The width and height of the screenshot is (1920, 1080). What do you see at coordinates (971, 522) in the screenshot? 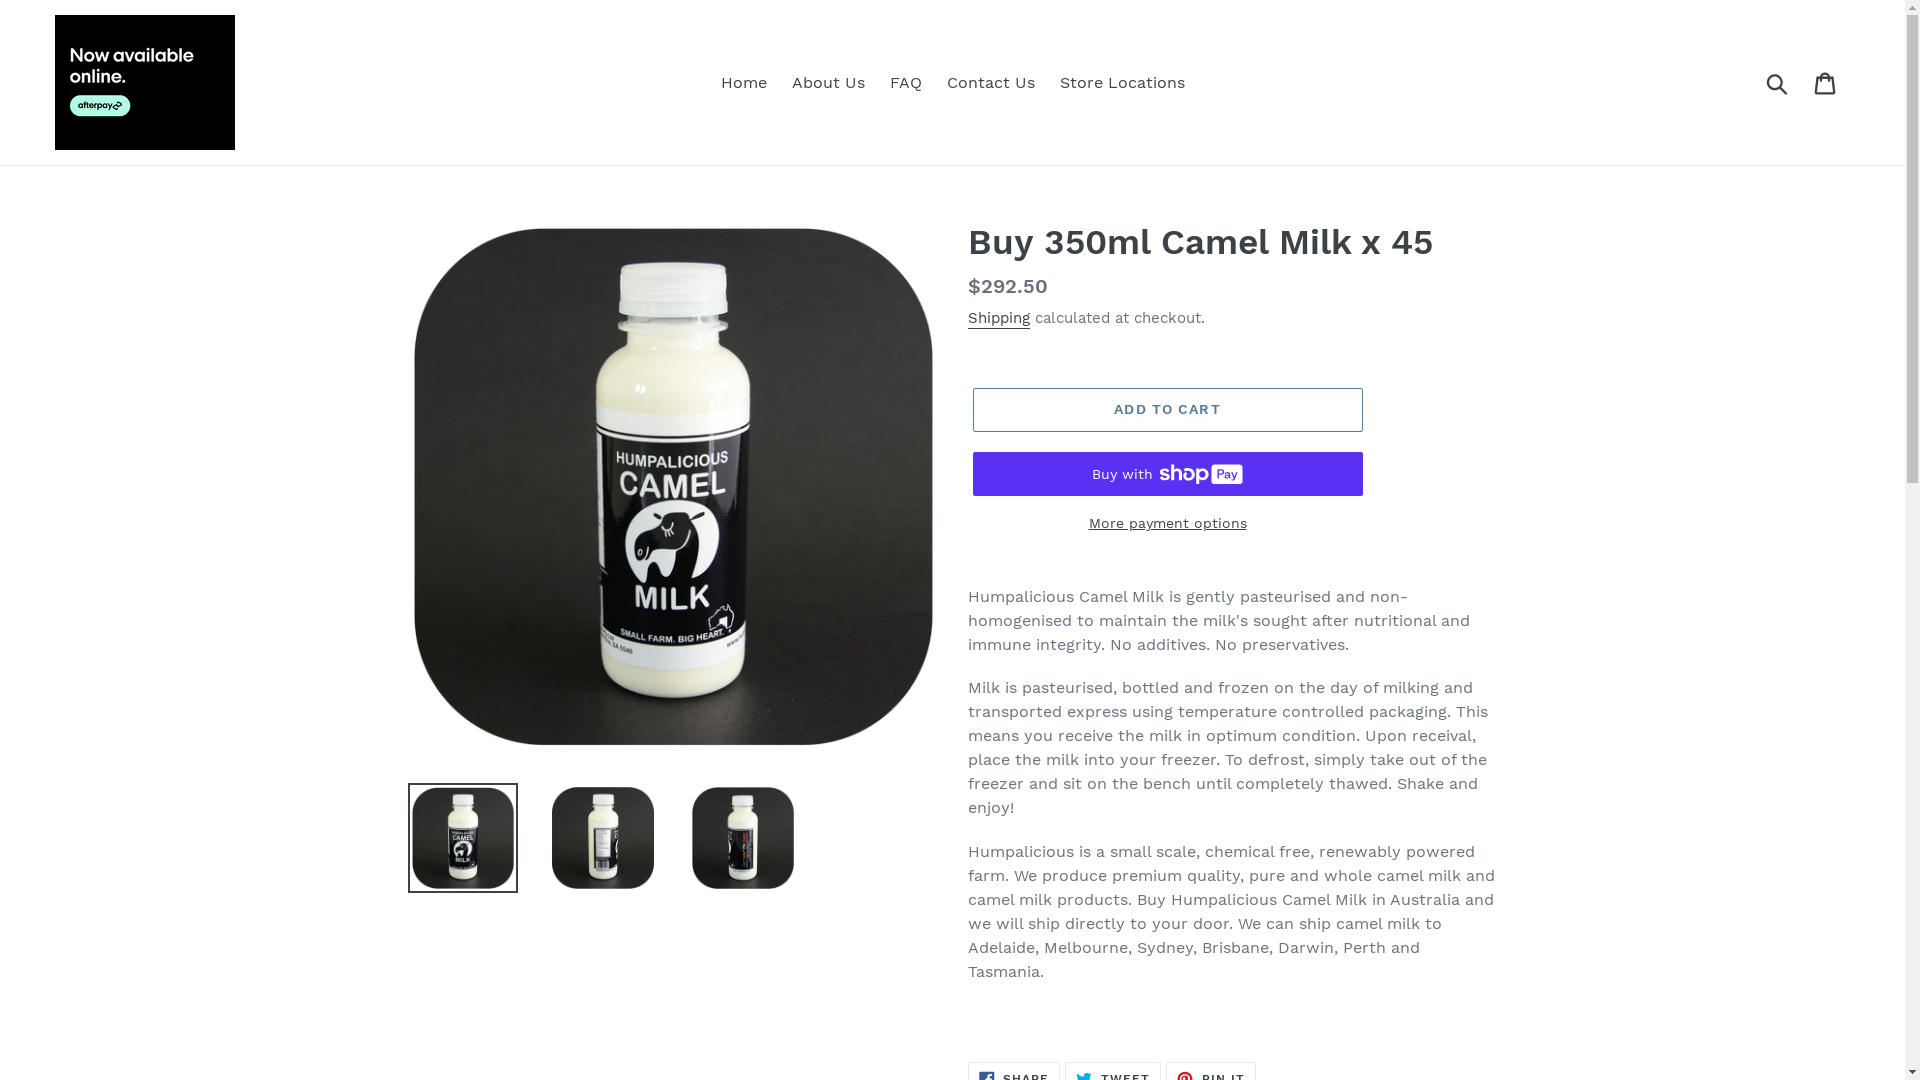
I see `'More payment options'` at bounding box center [971, 522].